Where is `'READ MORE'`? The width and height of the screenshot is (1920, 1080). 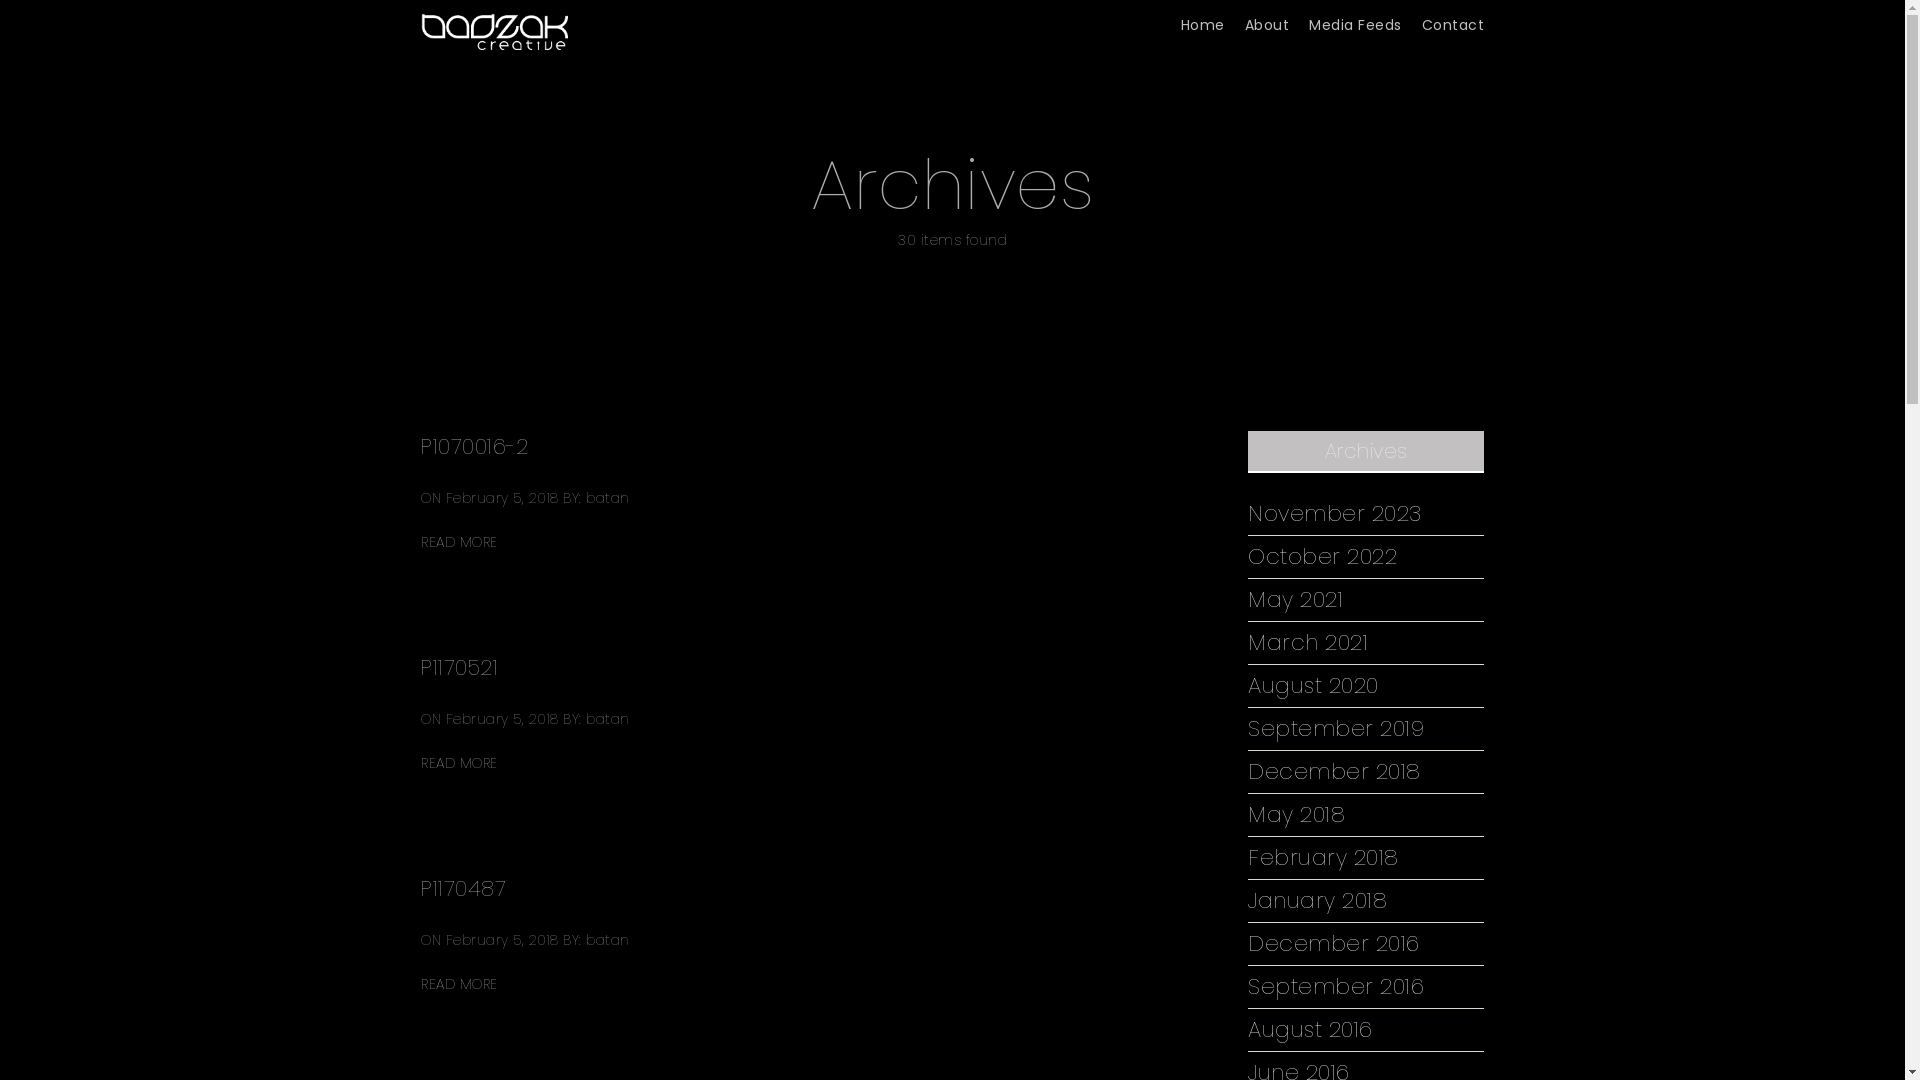 'READ MORE' is located at coordinates (458, 983).